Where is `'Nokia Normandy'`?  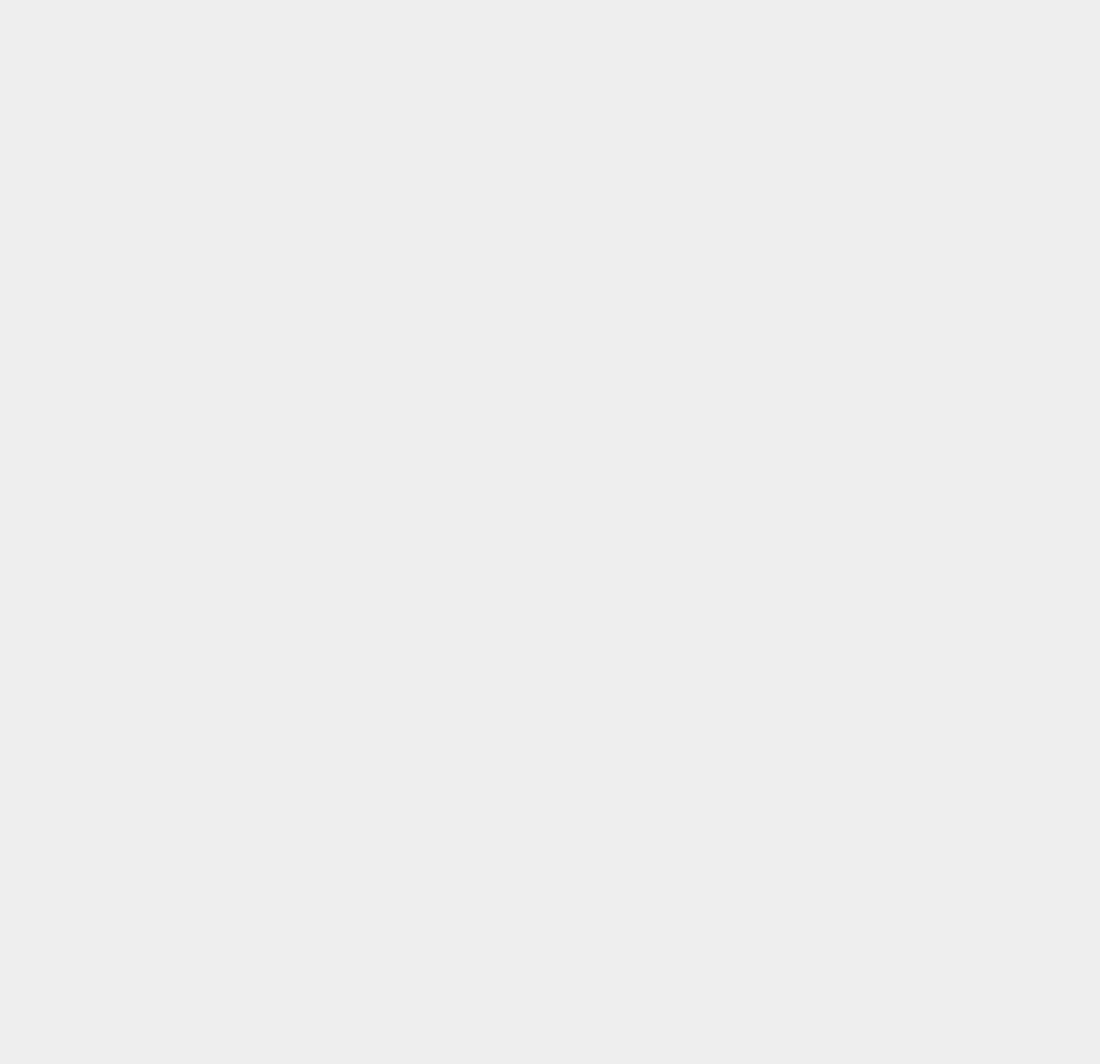
'Nokia Normandy' is located at coordinates (778, 401).